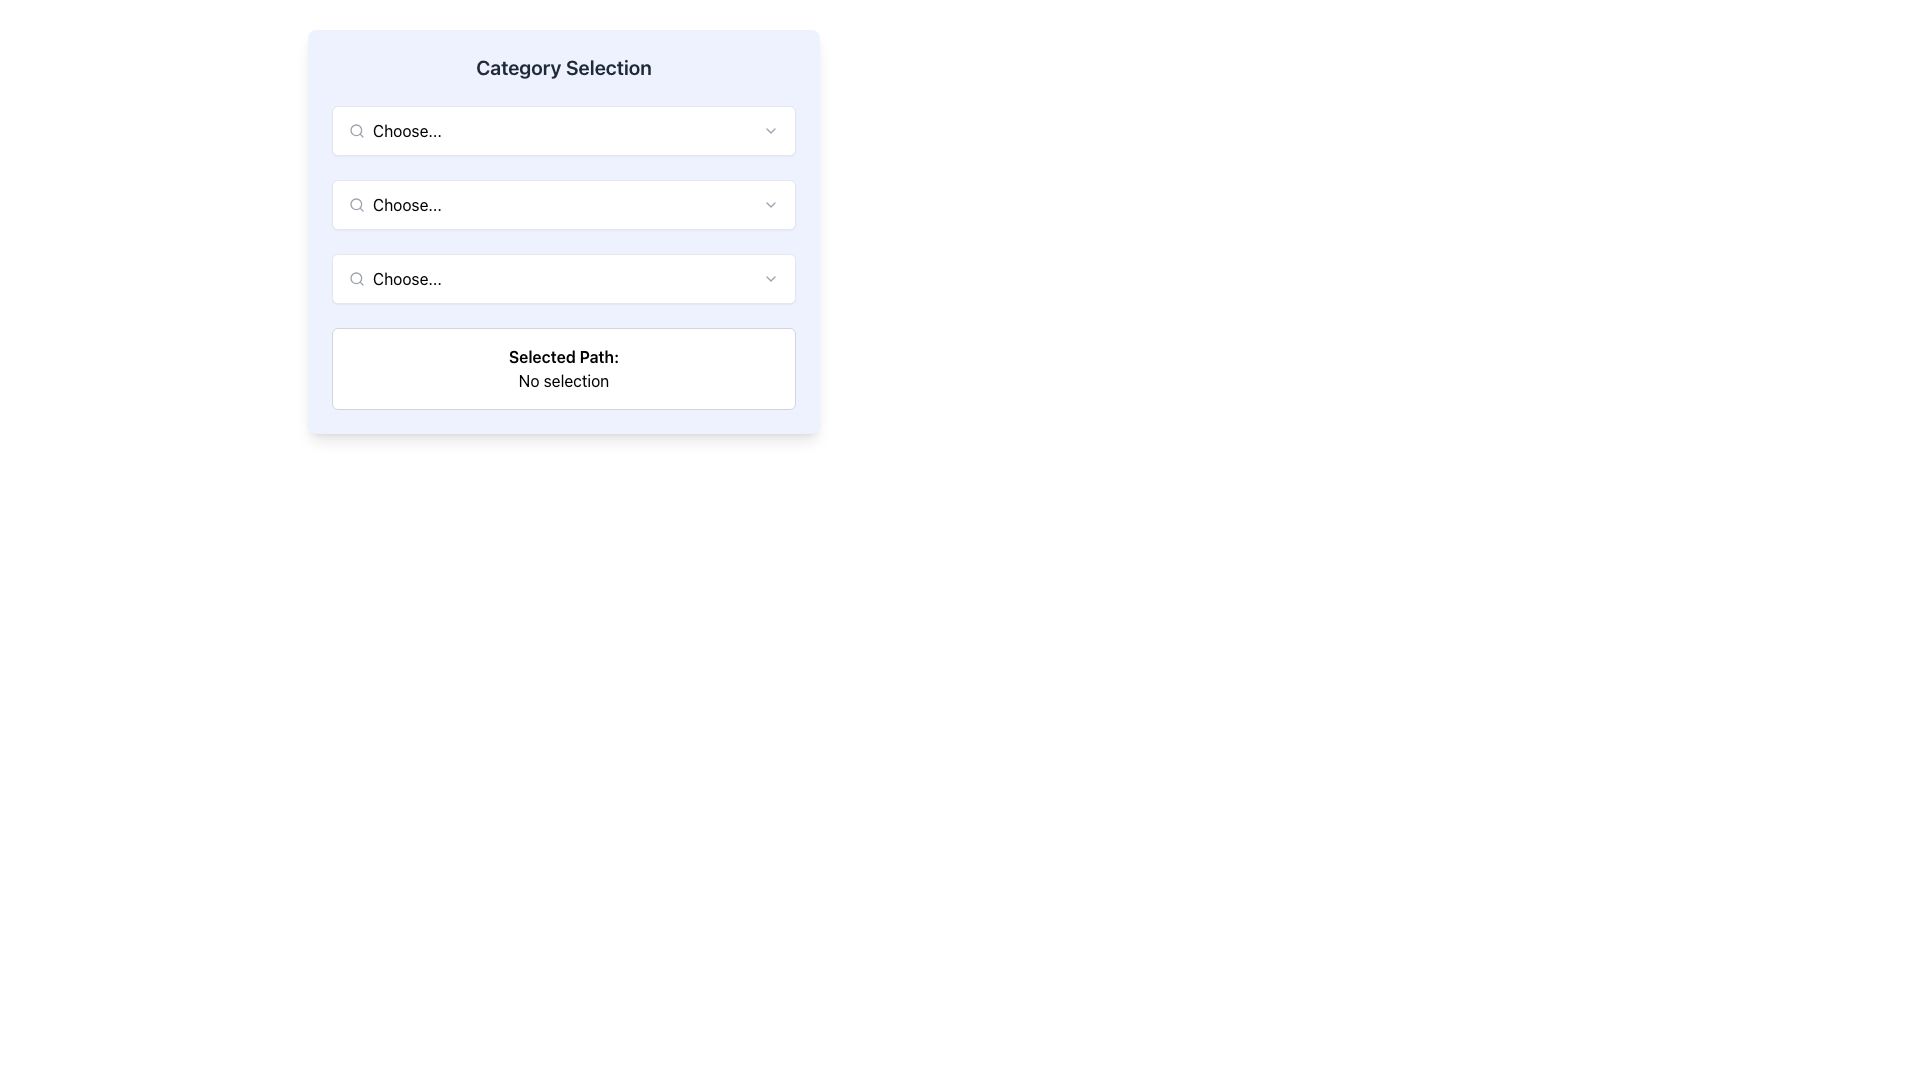 The image size is (1920, 1080). Describe the element at coordinates (356, 204) in the screenshot. I see `the search icon represented by the Circle element within the 'Category Selection' section of the dropdown field` at that location.